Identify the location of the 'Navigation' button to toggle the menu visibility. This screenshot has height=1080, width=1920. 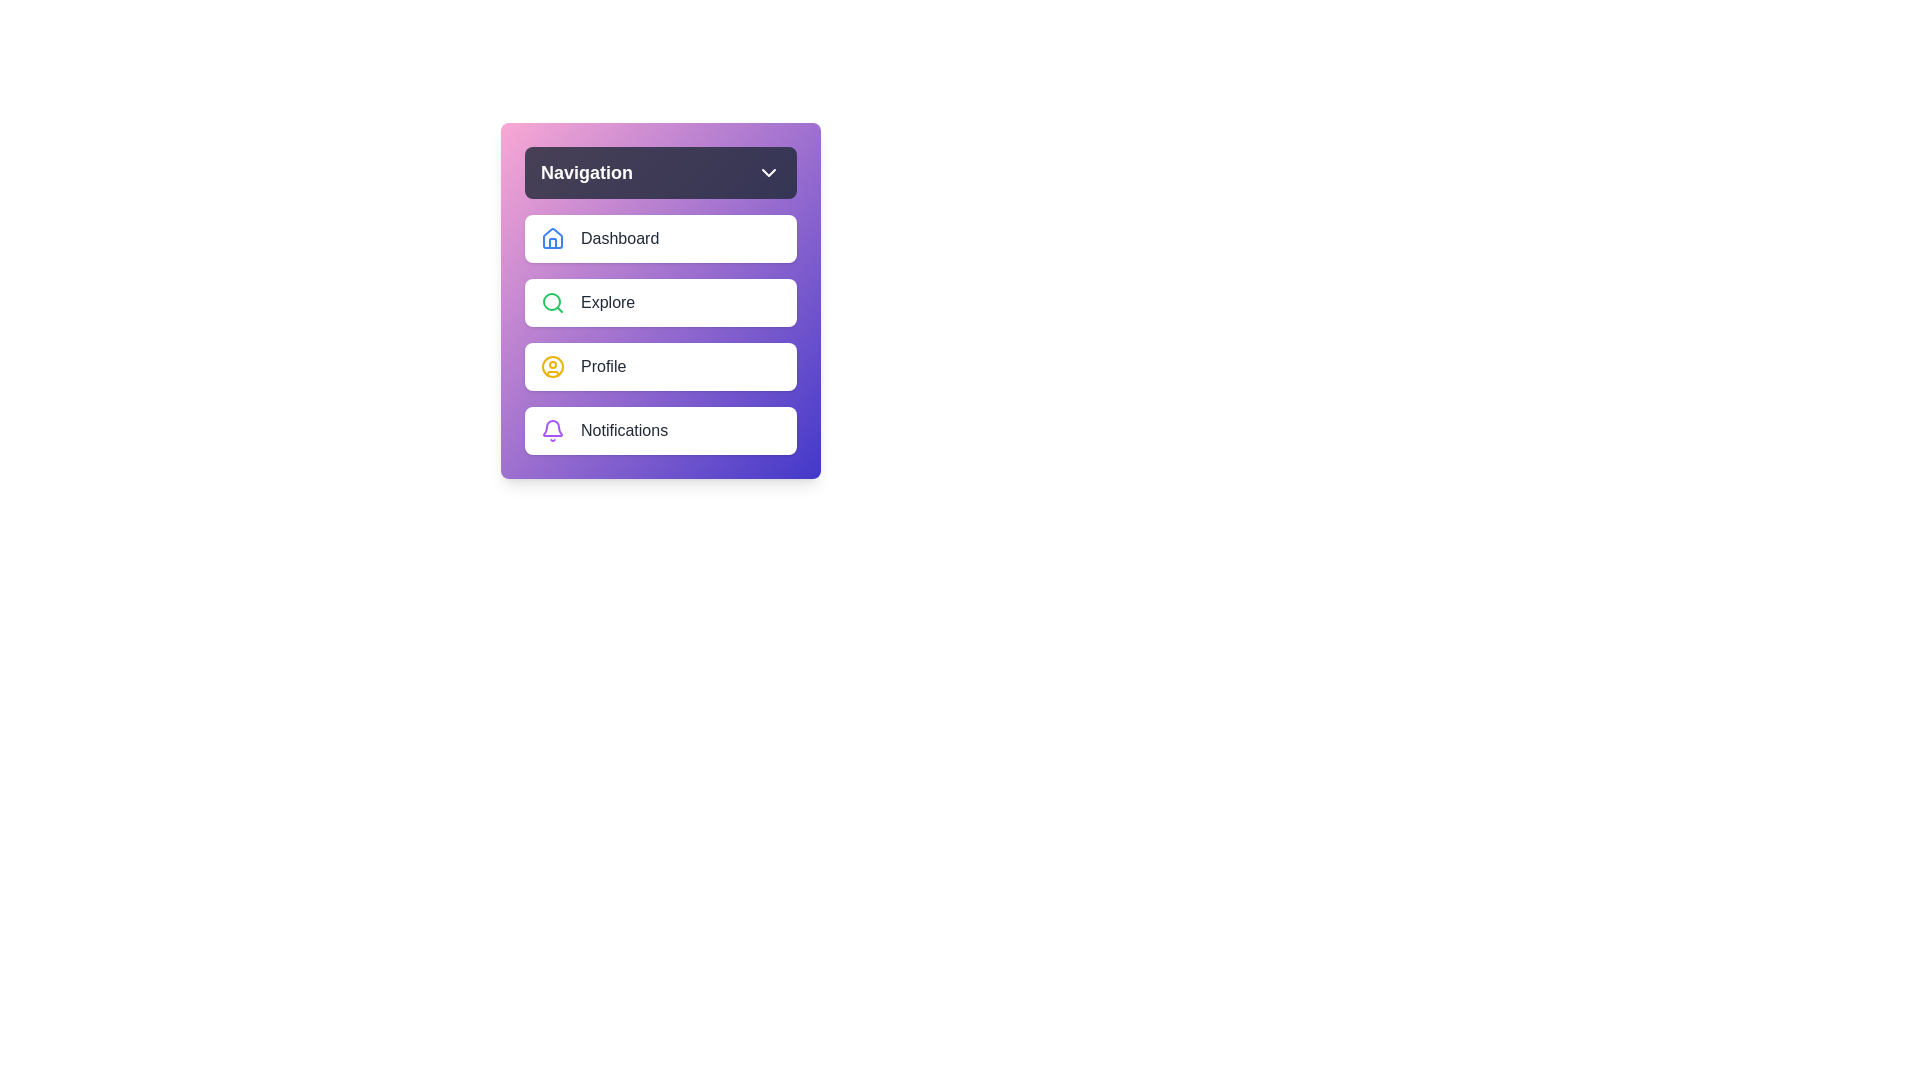
(661, 172).